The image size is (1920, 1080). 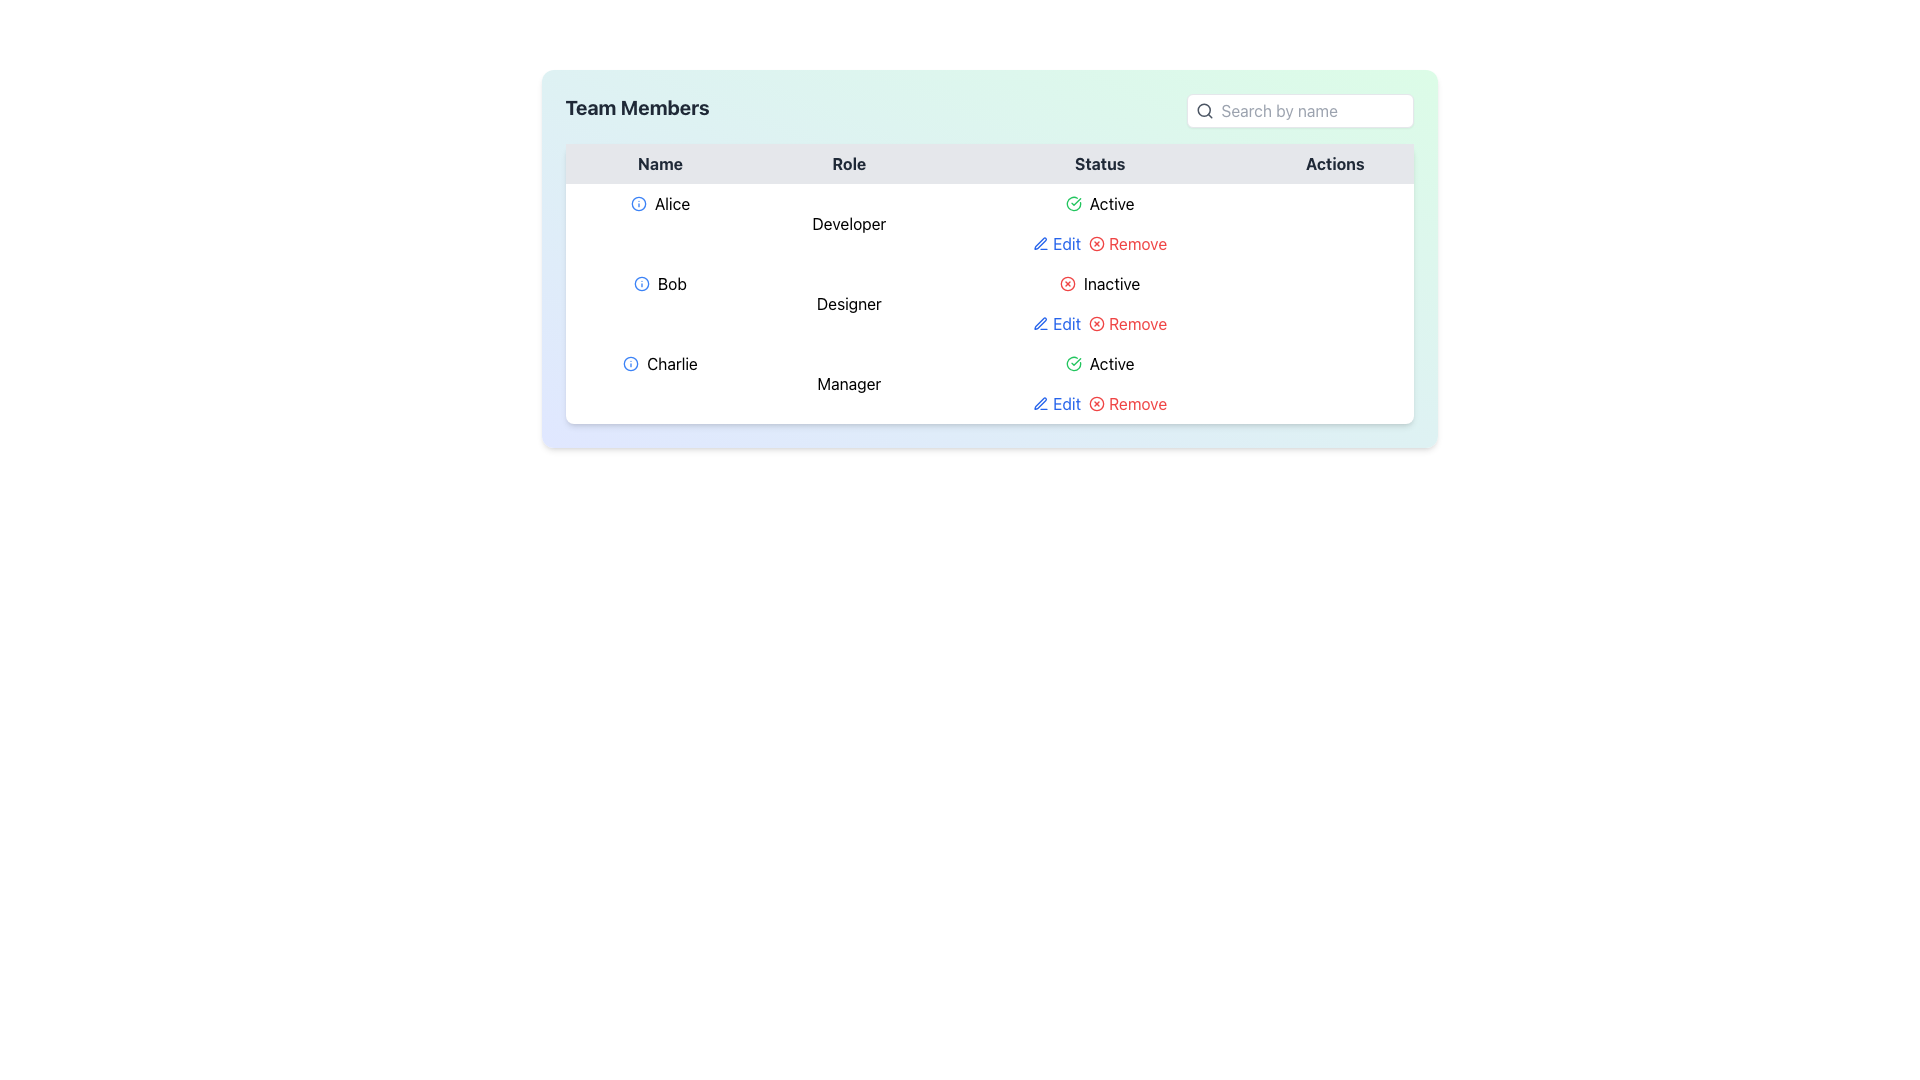 What do you see at coordinates (1040, 242) in the screenshot?
I see `the Edit SVG Icon representing the modification of user details for Bob, located in the Actions column of the table` at bounding box center [1040, 242].